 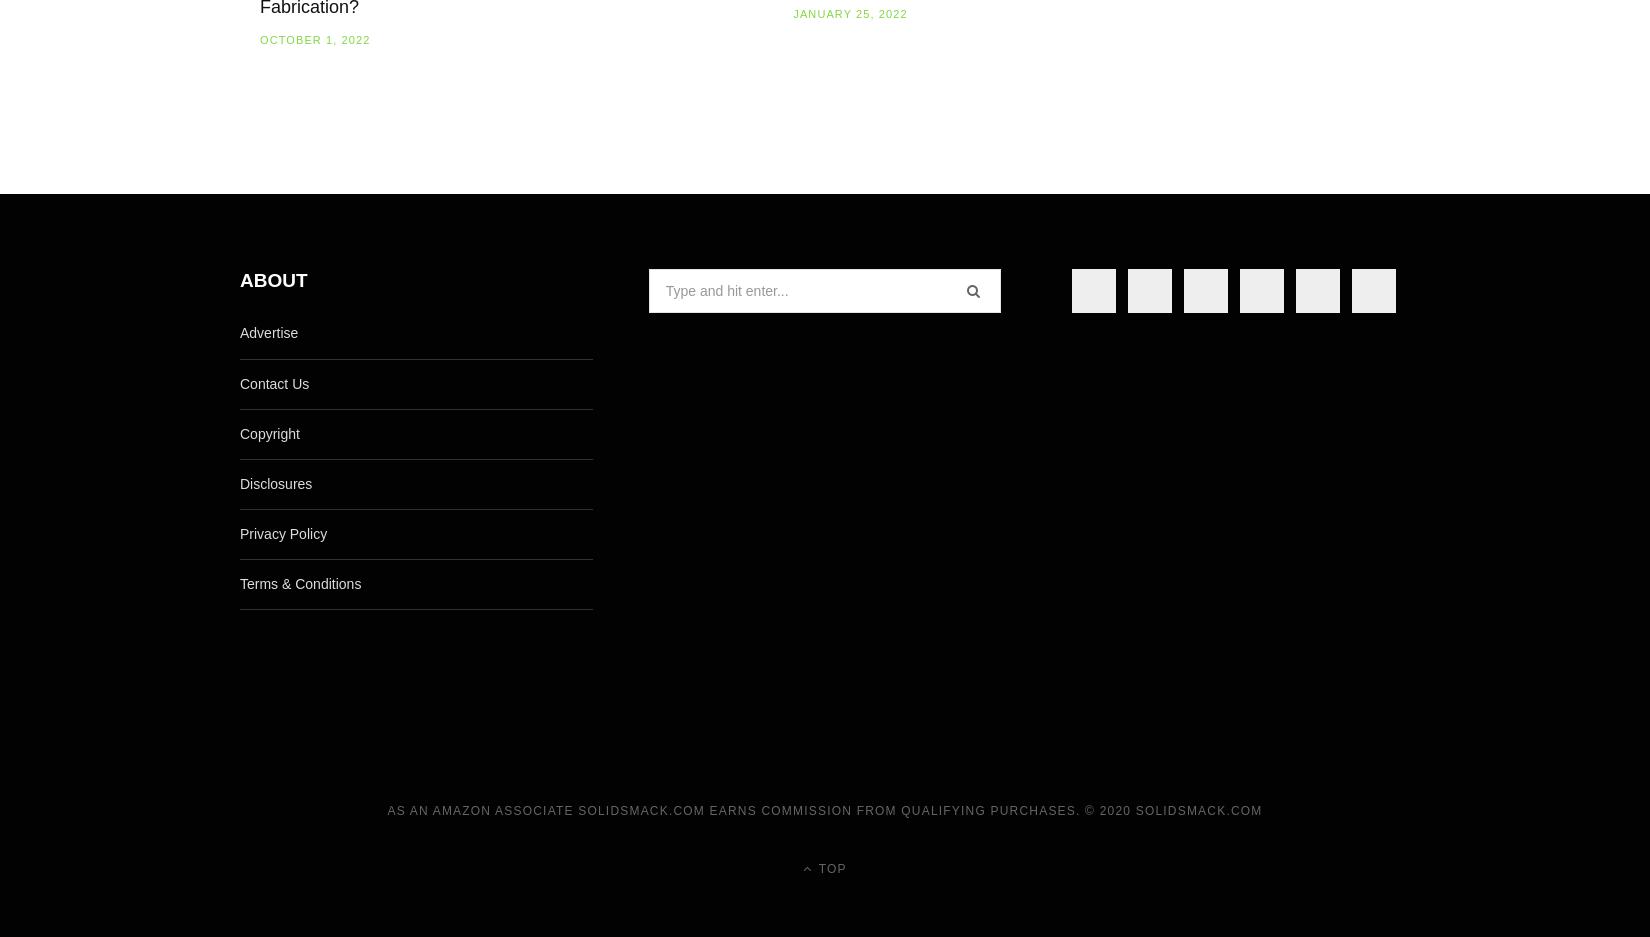 I want to click on 'Top', so click(x=829, y=867).